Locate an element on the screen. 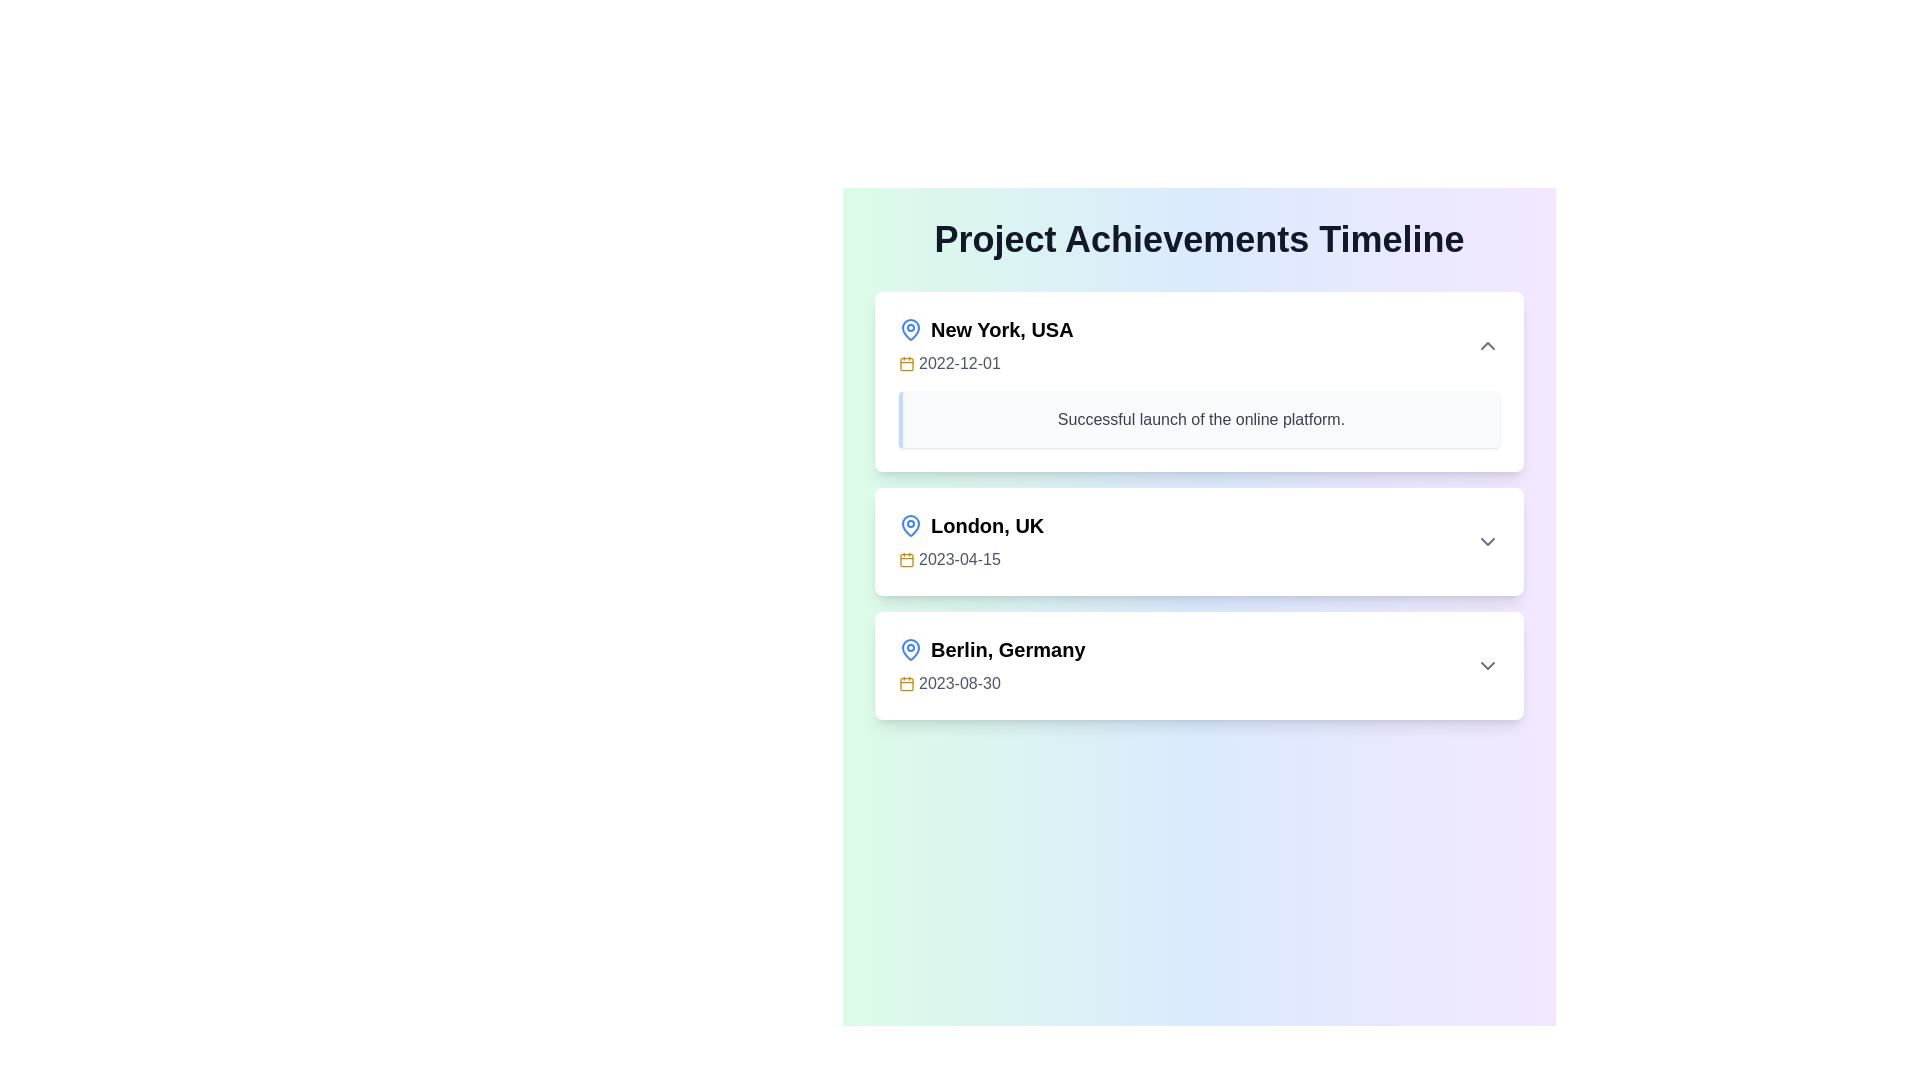 Image resolution: width=1920 pixels, height=1080 pixels. text content from the third entry in the vertical list of locations and dates, which includes an icon indicating a location and its associated date is located at coordinates (992, 666).